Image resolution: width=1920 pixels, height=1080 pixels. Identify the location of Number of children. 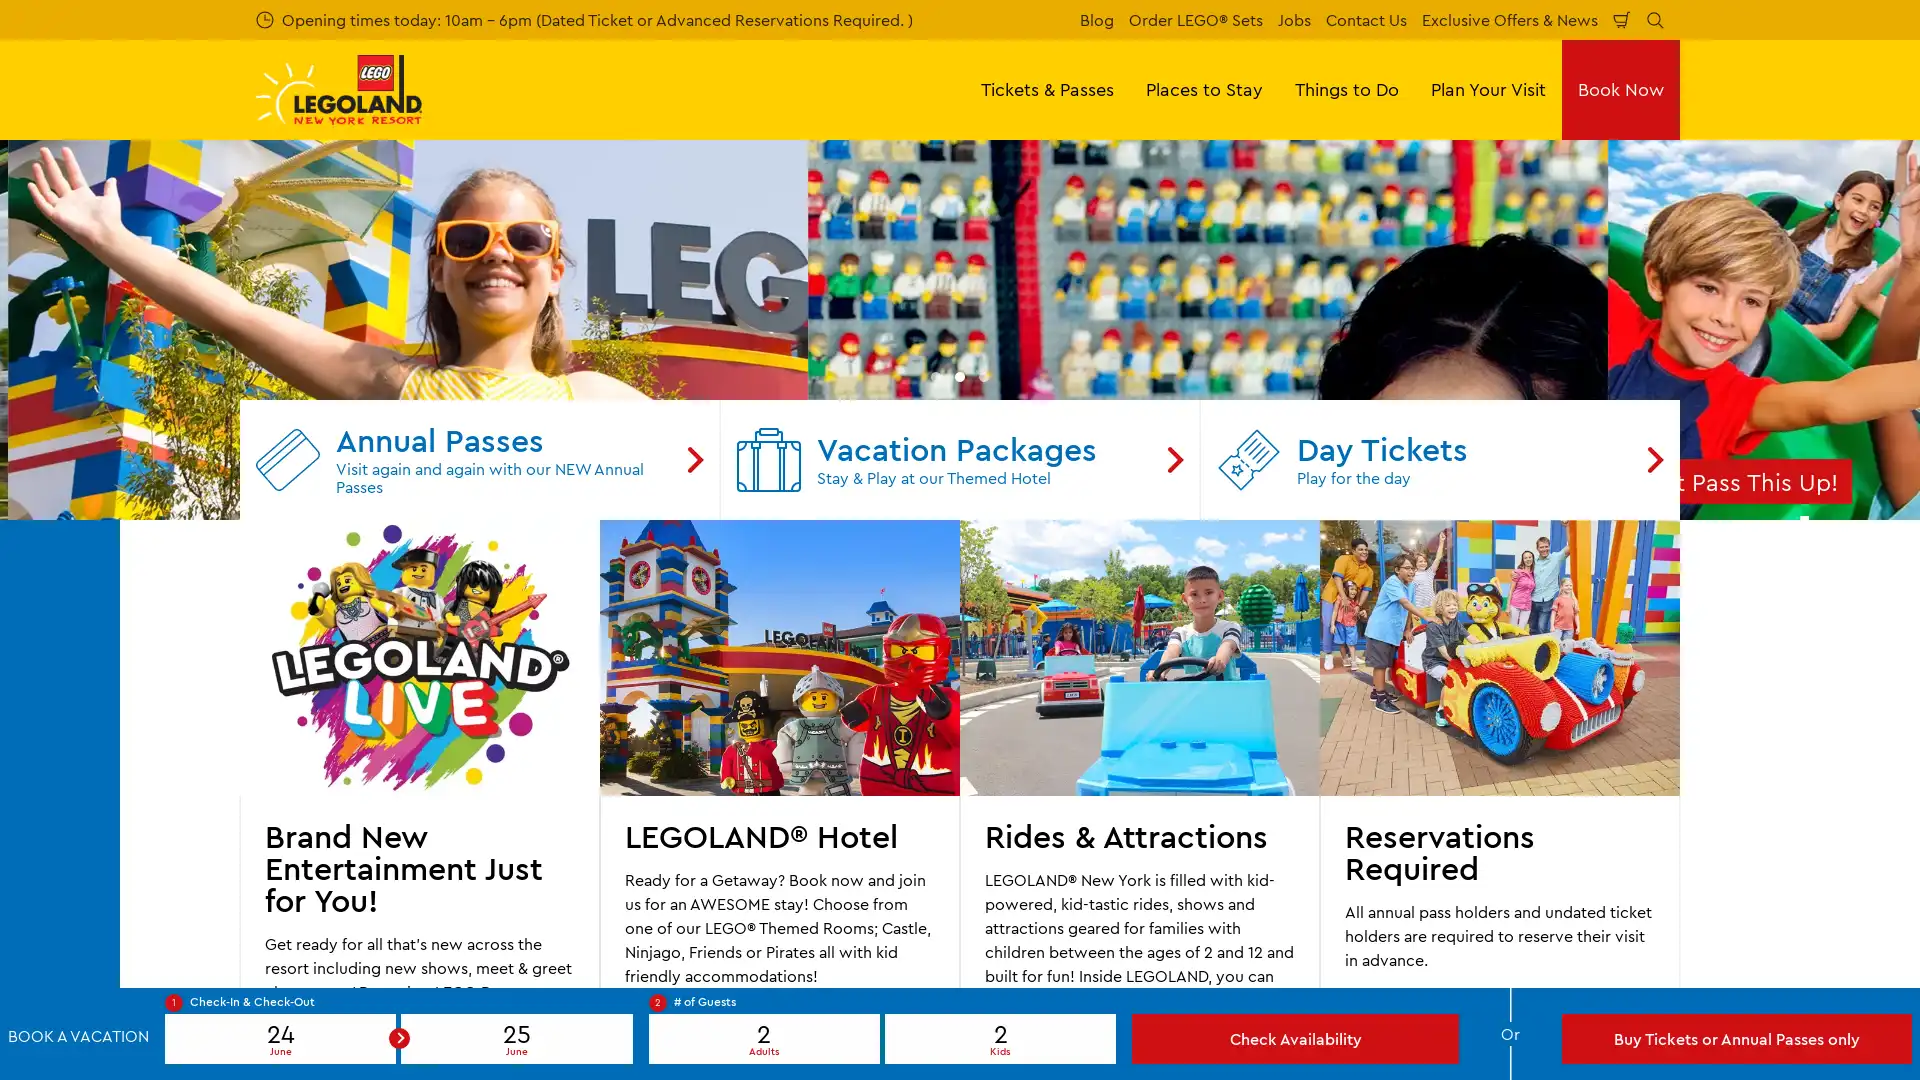
(1000, 1037).